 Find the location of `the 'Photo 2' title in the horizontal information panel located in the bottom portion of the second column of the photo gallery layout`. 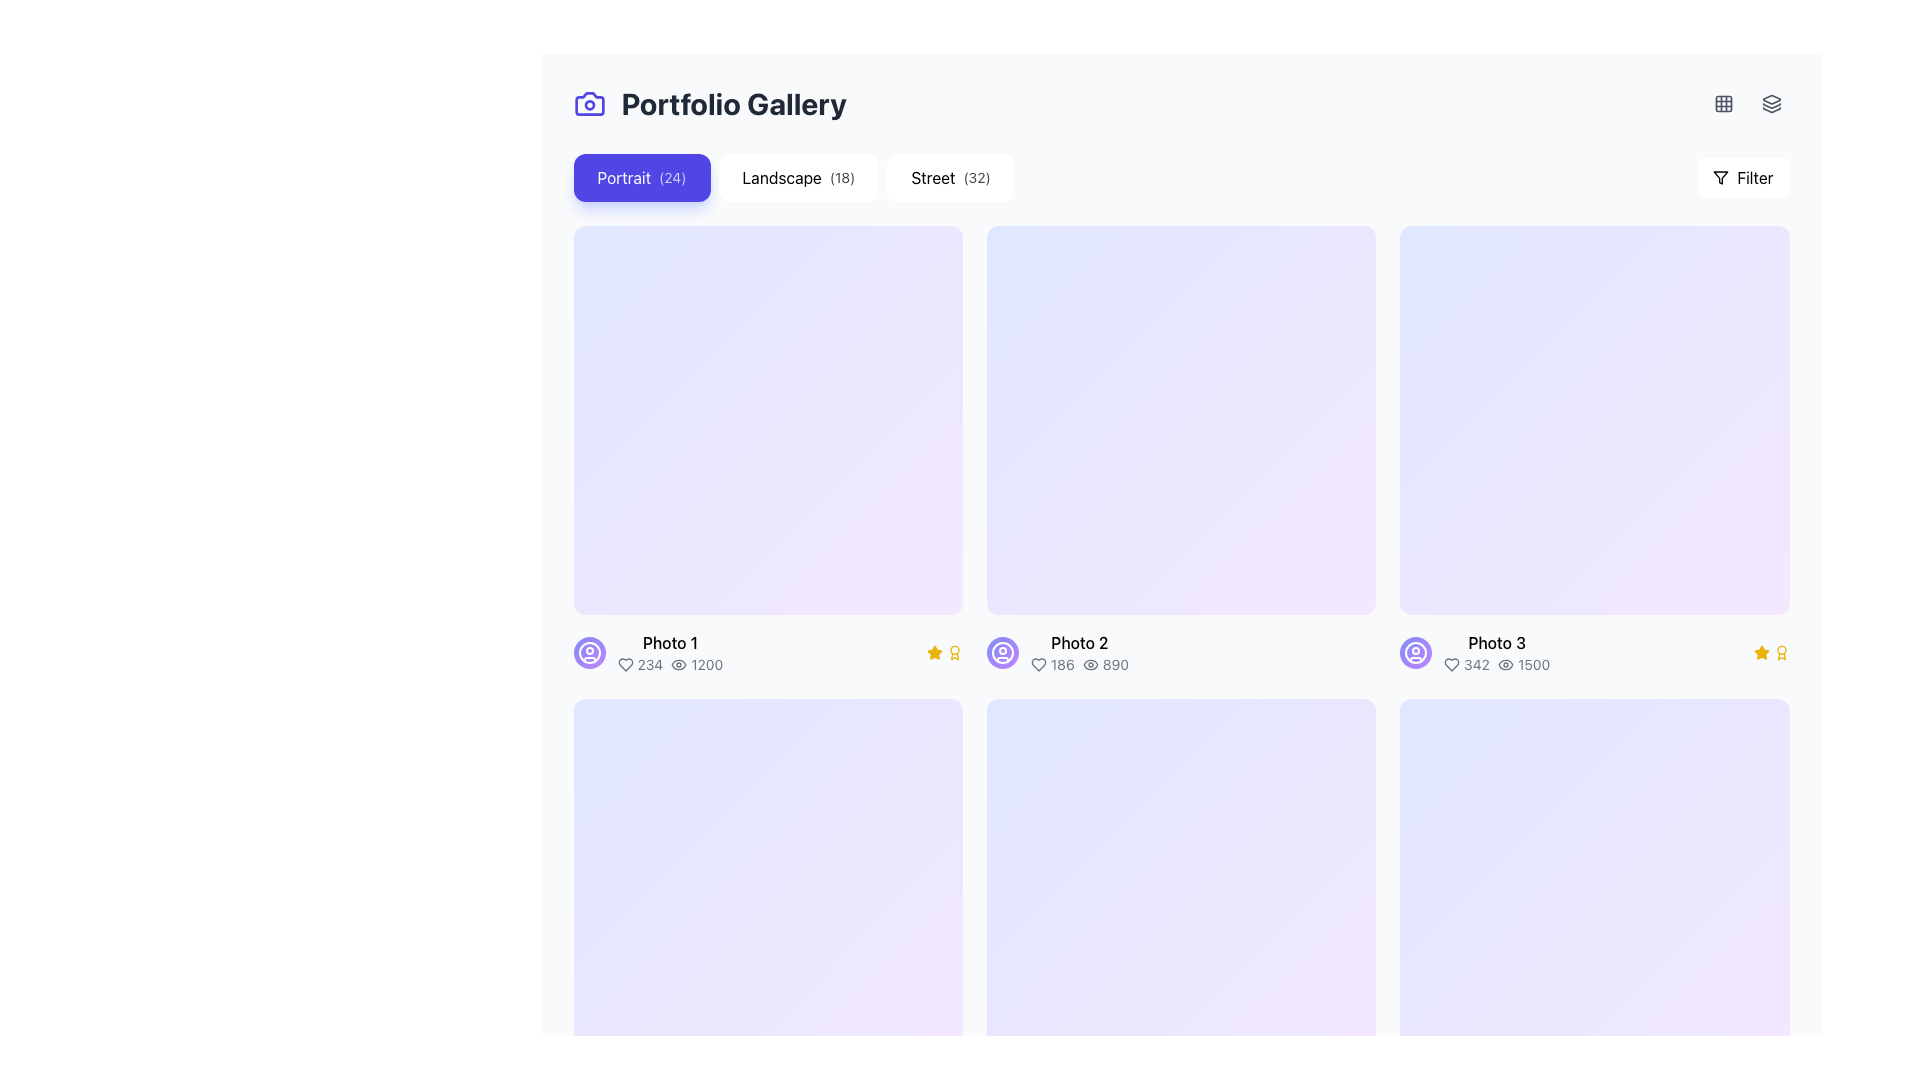

the 'Photo 2' title in the horizontal information panel located in the bottom portion of the second column of the photo gallery layout is located at coordinates (1181, 653).